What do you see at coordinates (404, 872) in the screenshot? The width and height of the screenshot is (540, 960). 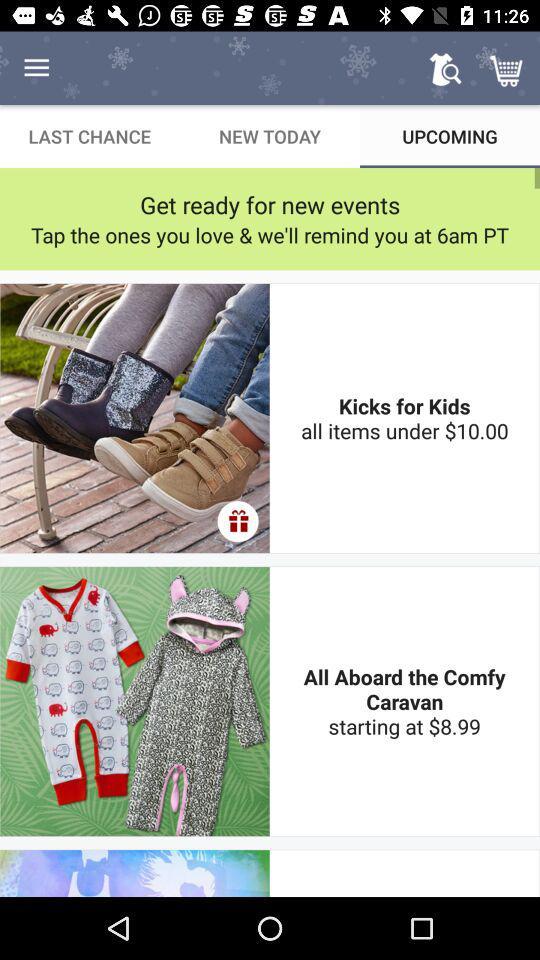 I see `one day zumba icon` at bounding box center [404, 872].